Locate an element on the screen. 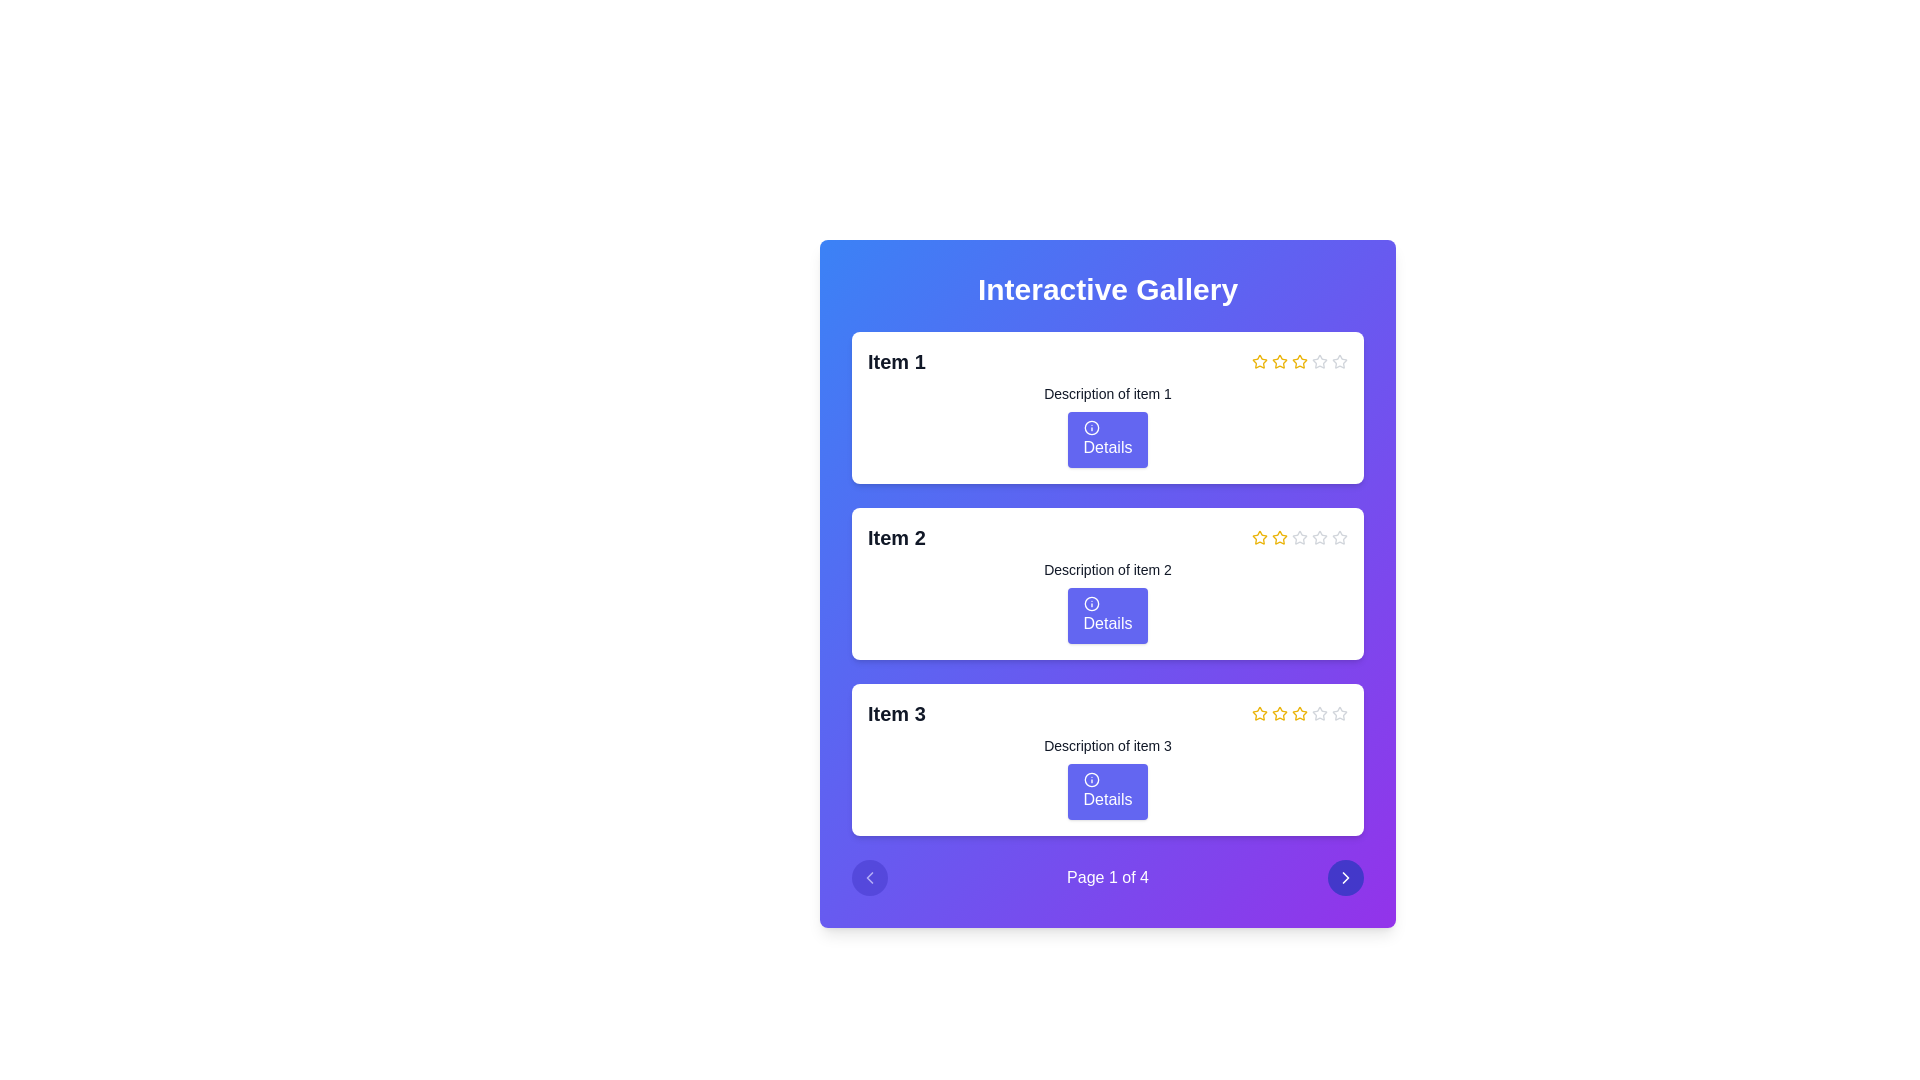  the second star icon in the rating row for 'Item 3' is located at coordinates (1280, 712).